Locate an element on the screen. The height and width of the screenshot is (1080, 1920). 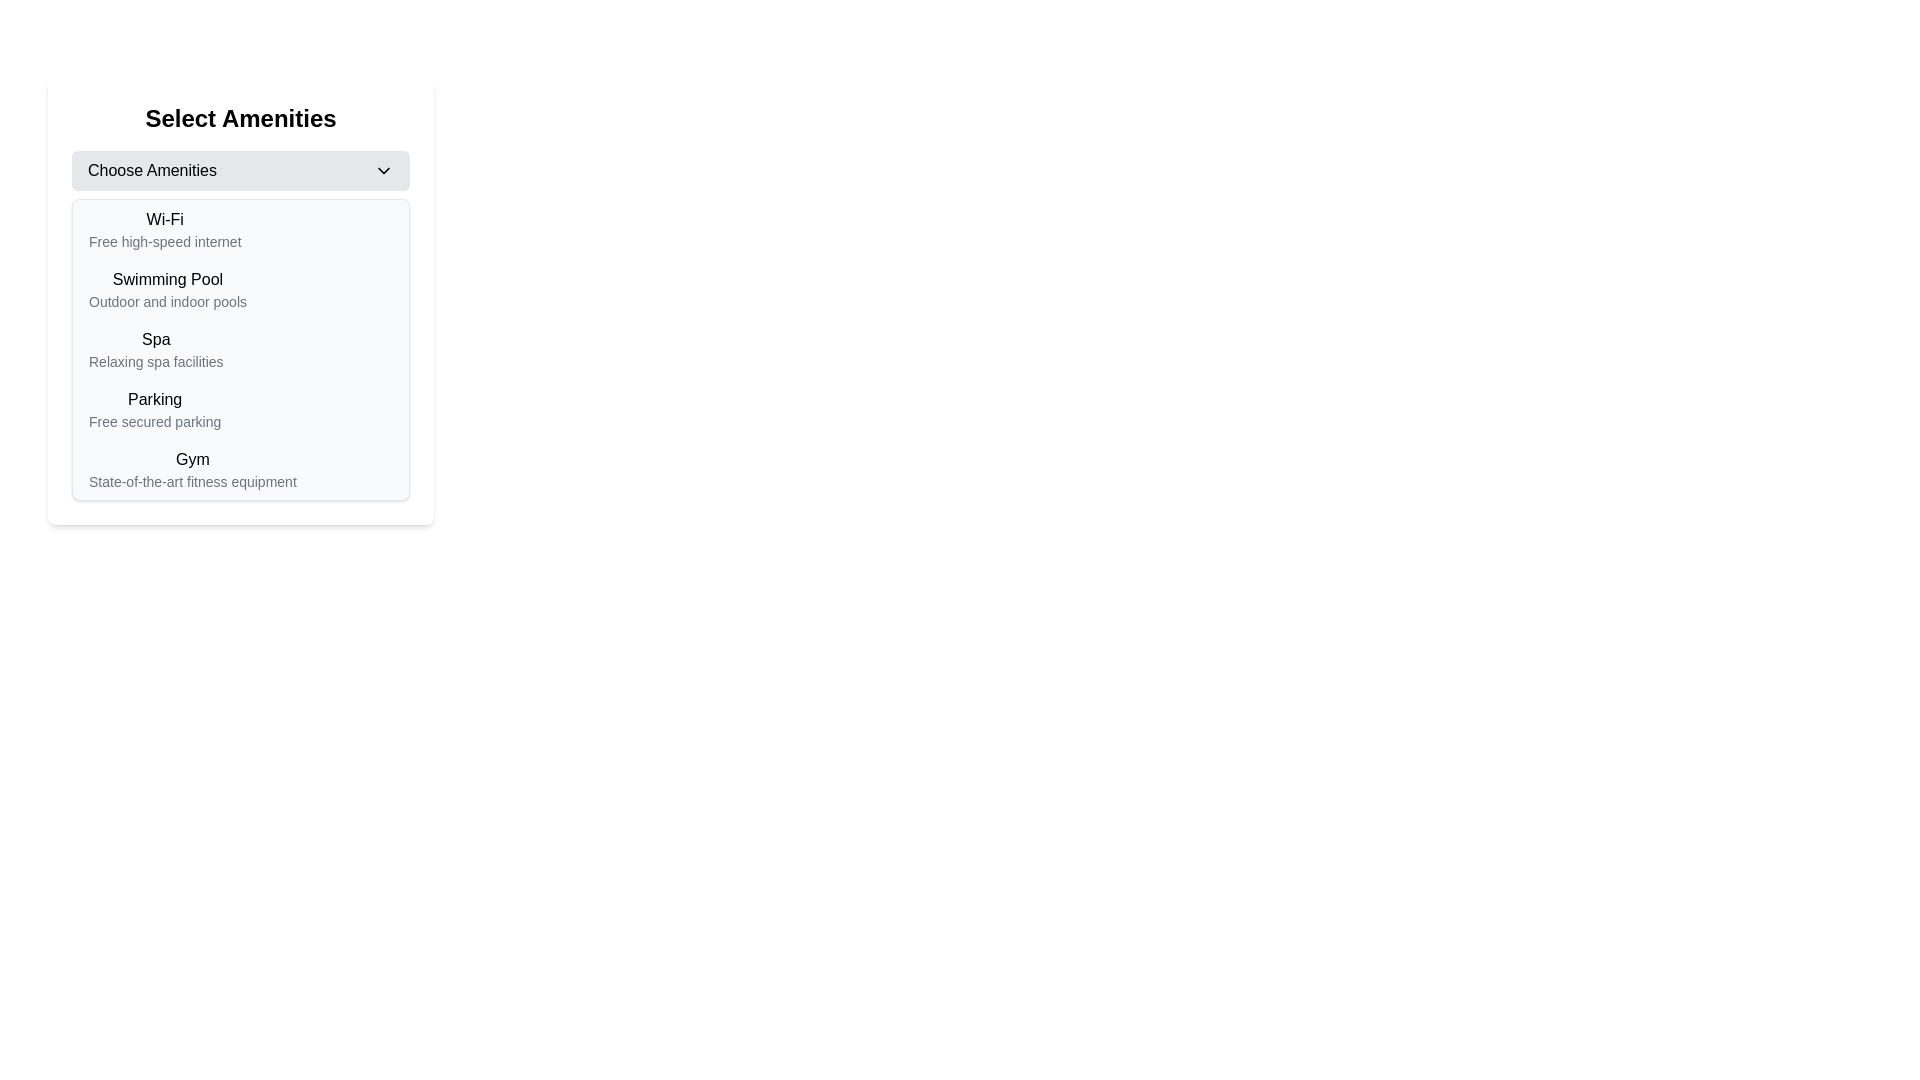
the non-interactive text label providing additional information about the 'Spa' amenity located directly under the 'Spa' label in the 'Select Amenities' list is located at coordinates (155, 362).